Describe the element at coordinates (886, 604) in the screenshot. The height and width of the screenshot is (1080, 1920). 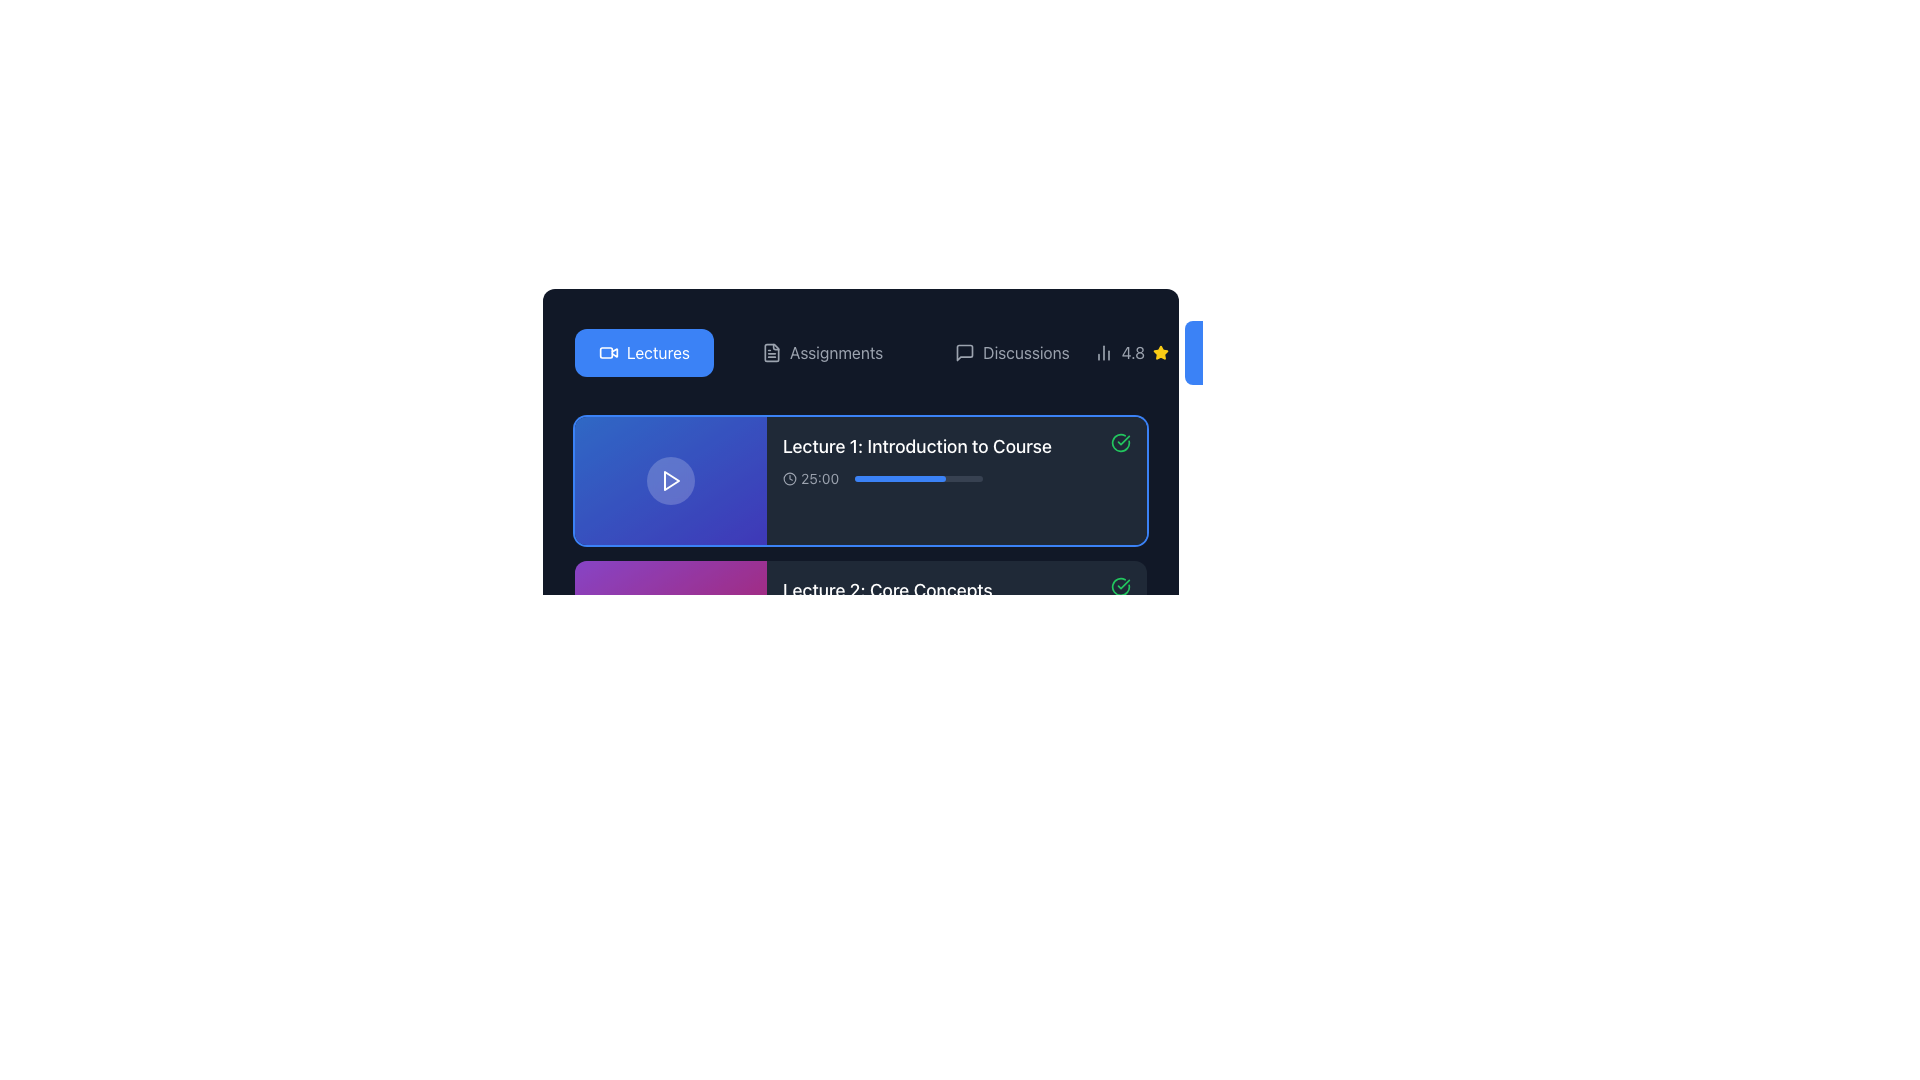
I see `the label displaying 'Lecture 2: Core Concepts'` at that location.